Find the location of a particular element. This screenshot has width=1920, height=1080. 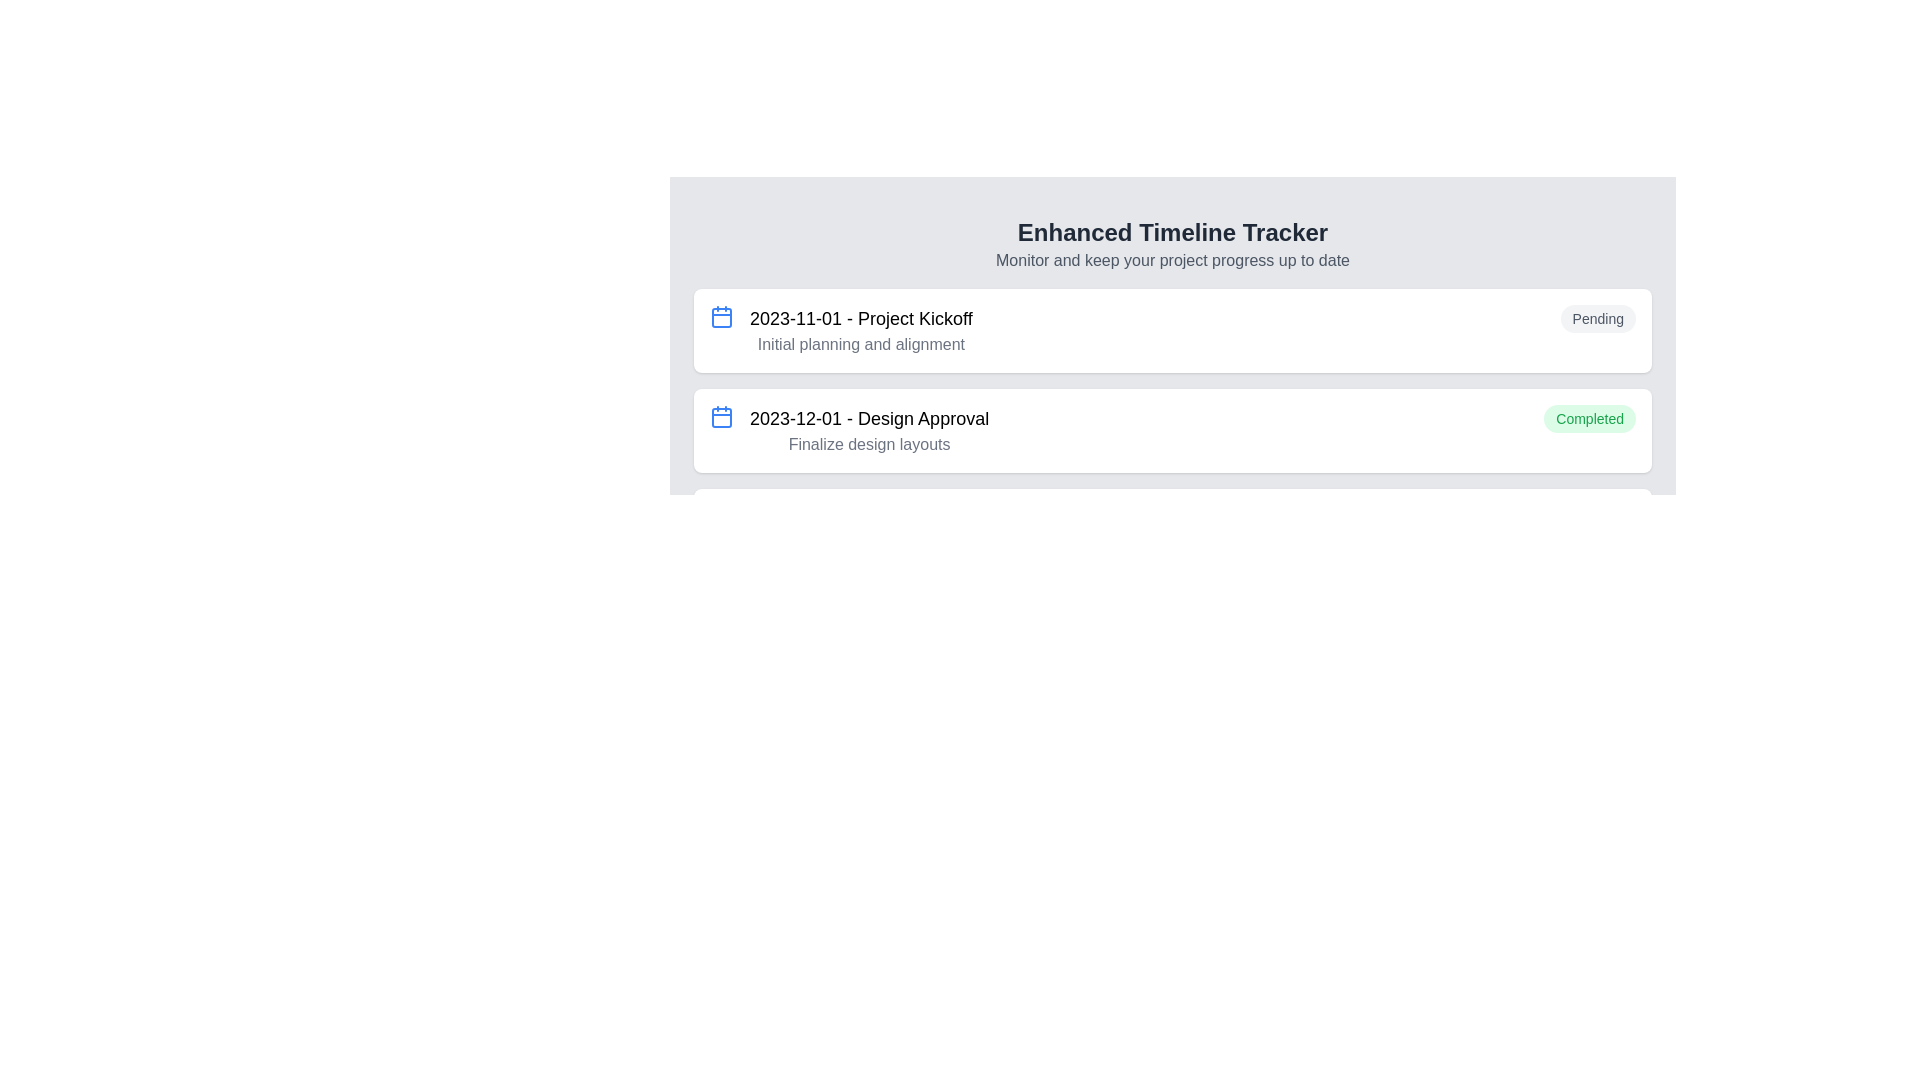

the multi-line text content that represents an event or task in the project tracking interface, located on the first card with a blue calendar icon on the left and 'Pending' status on the right is located at coordinates (861, 330).